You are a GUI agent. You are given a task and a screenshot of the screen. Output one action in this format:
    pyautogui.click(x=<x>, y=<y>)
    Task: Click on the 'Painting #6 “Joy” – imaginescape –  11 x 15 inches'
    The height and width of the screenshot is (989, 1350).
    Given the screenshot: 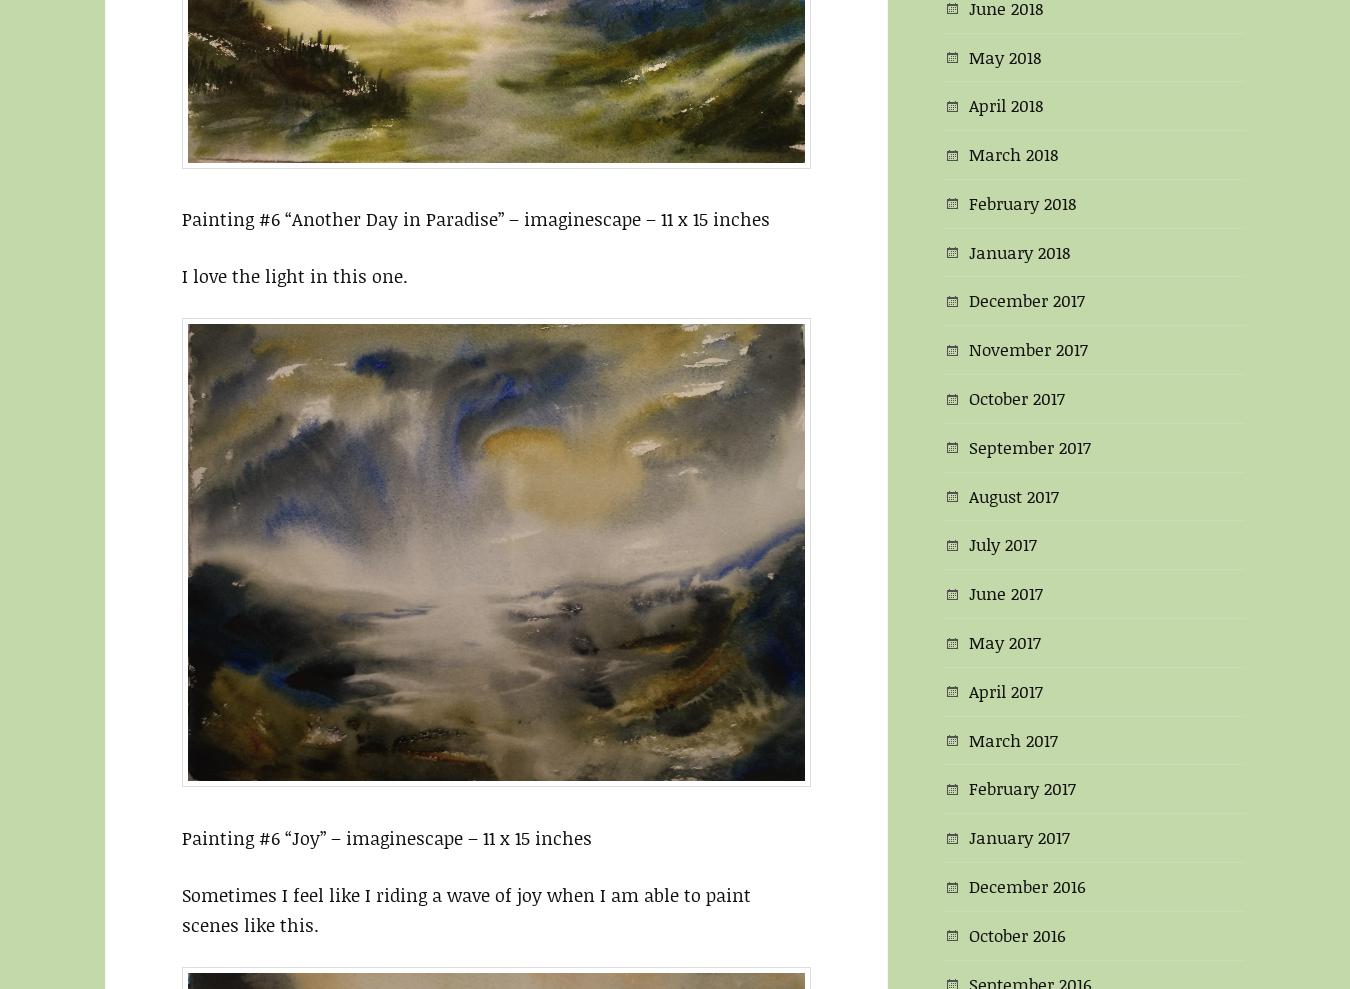 What is the action you would take?
    pyautogui.click(x=387, y=836)
    